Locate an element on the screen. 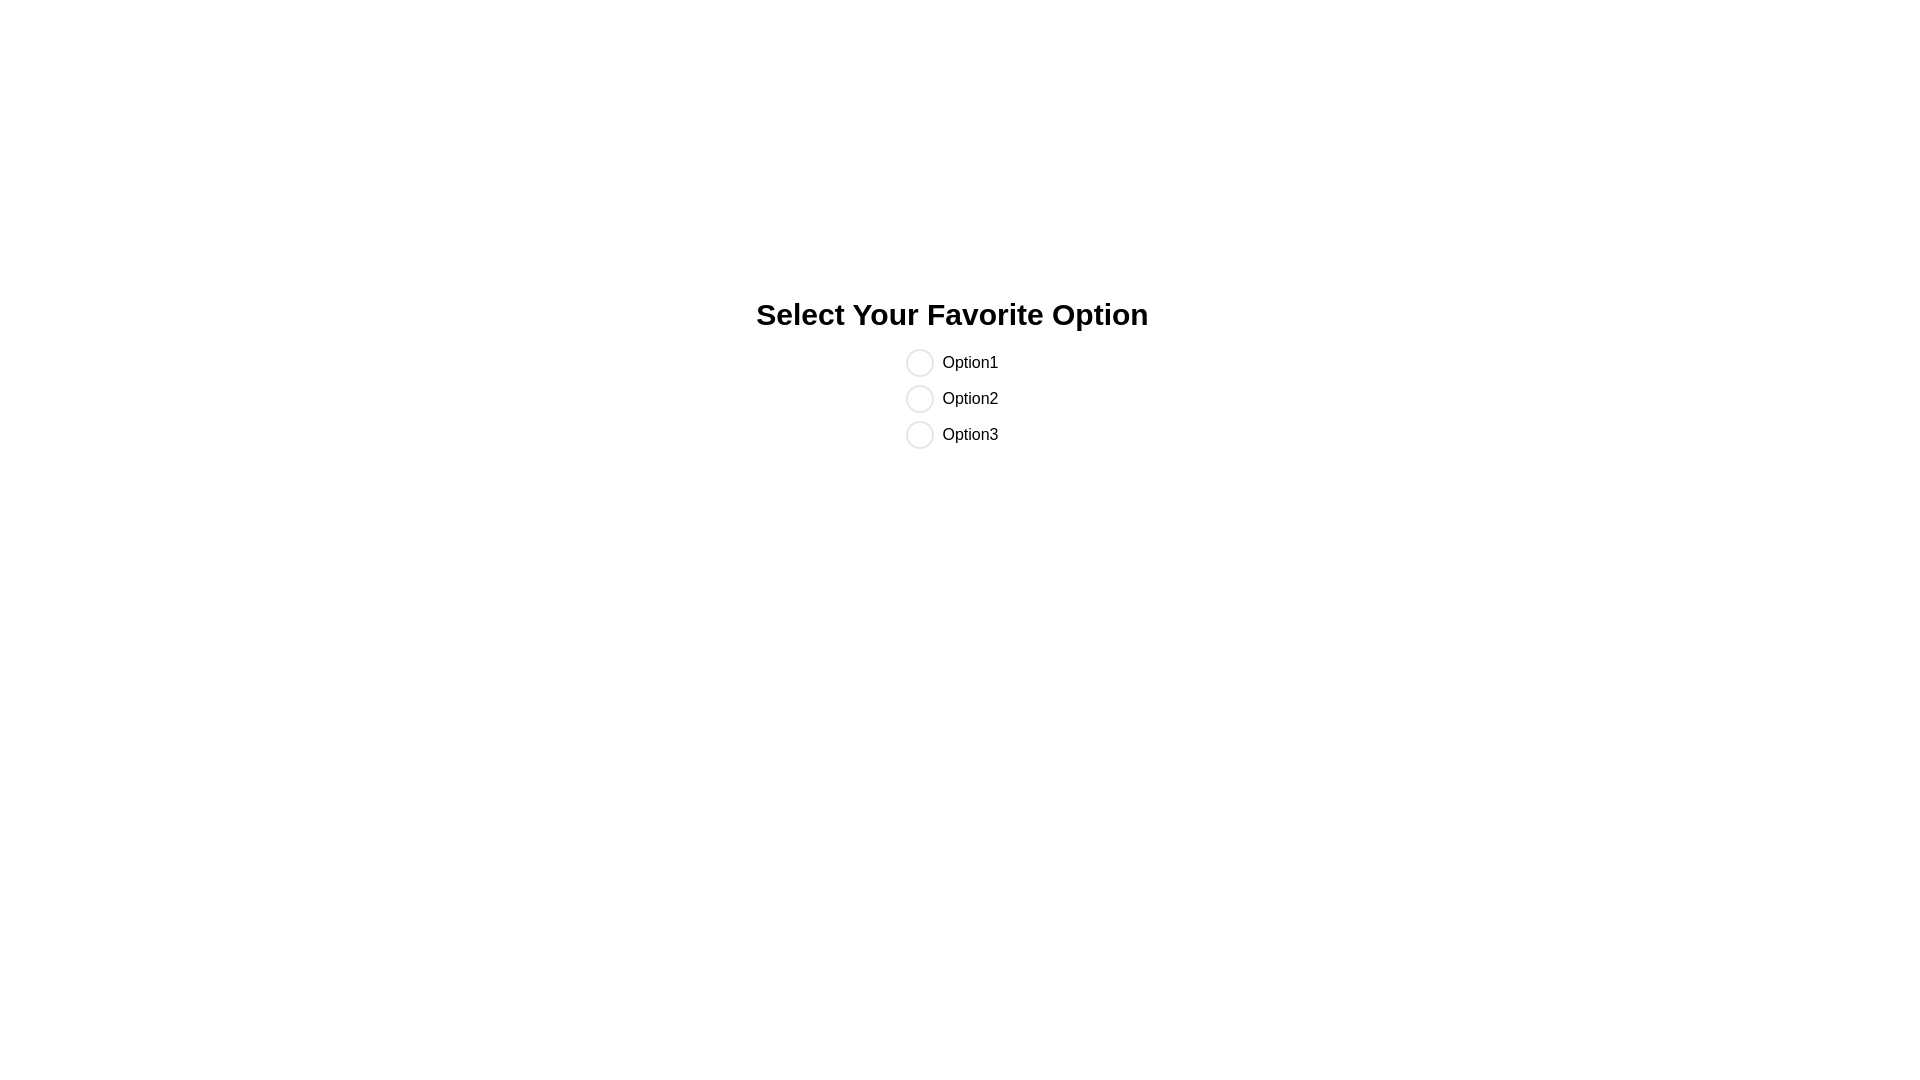 The height and width of the screenshot is (1080, 1920). the interactive radio button for 'Option1' to enable keyboard interaction is located at coordinates (919, 362).